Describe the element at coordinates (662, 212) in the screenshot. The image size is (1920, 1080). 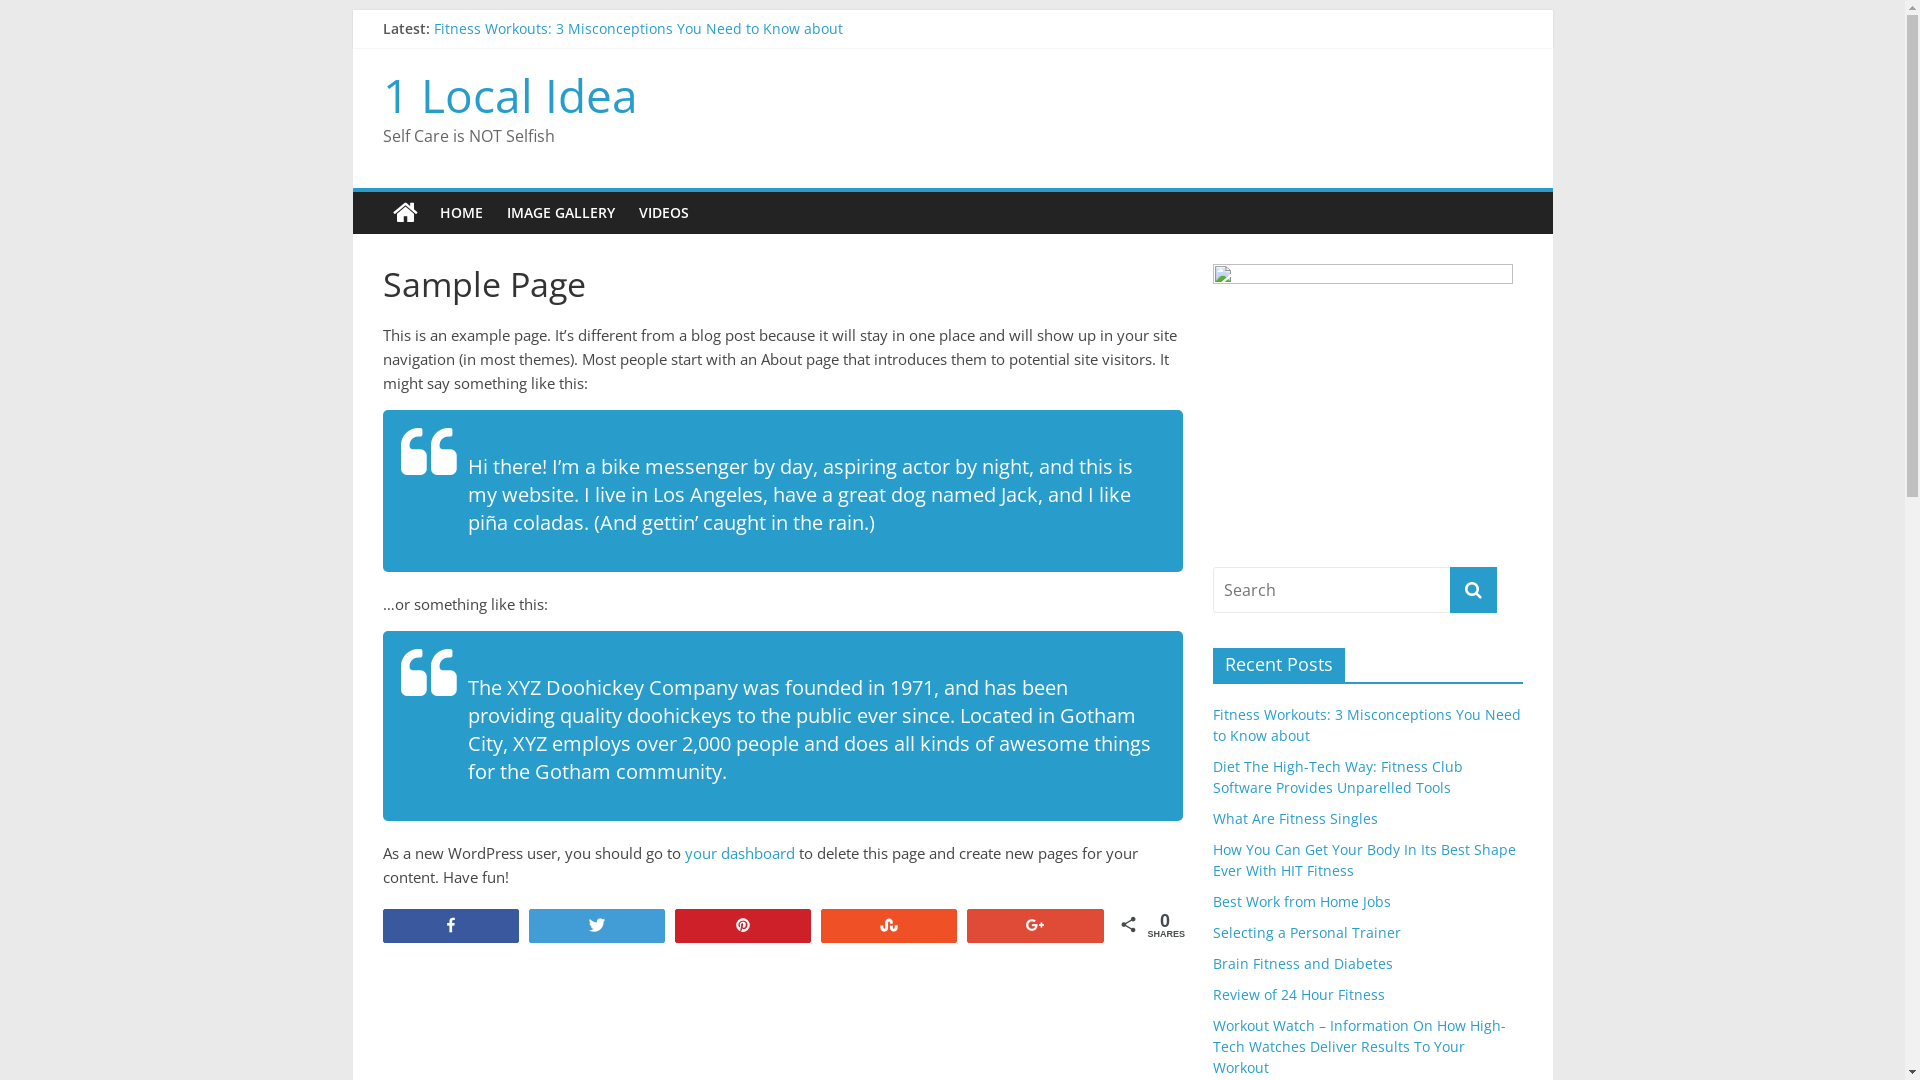
I see `'VIDEOS'` at that location.